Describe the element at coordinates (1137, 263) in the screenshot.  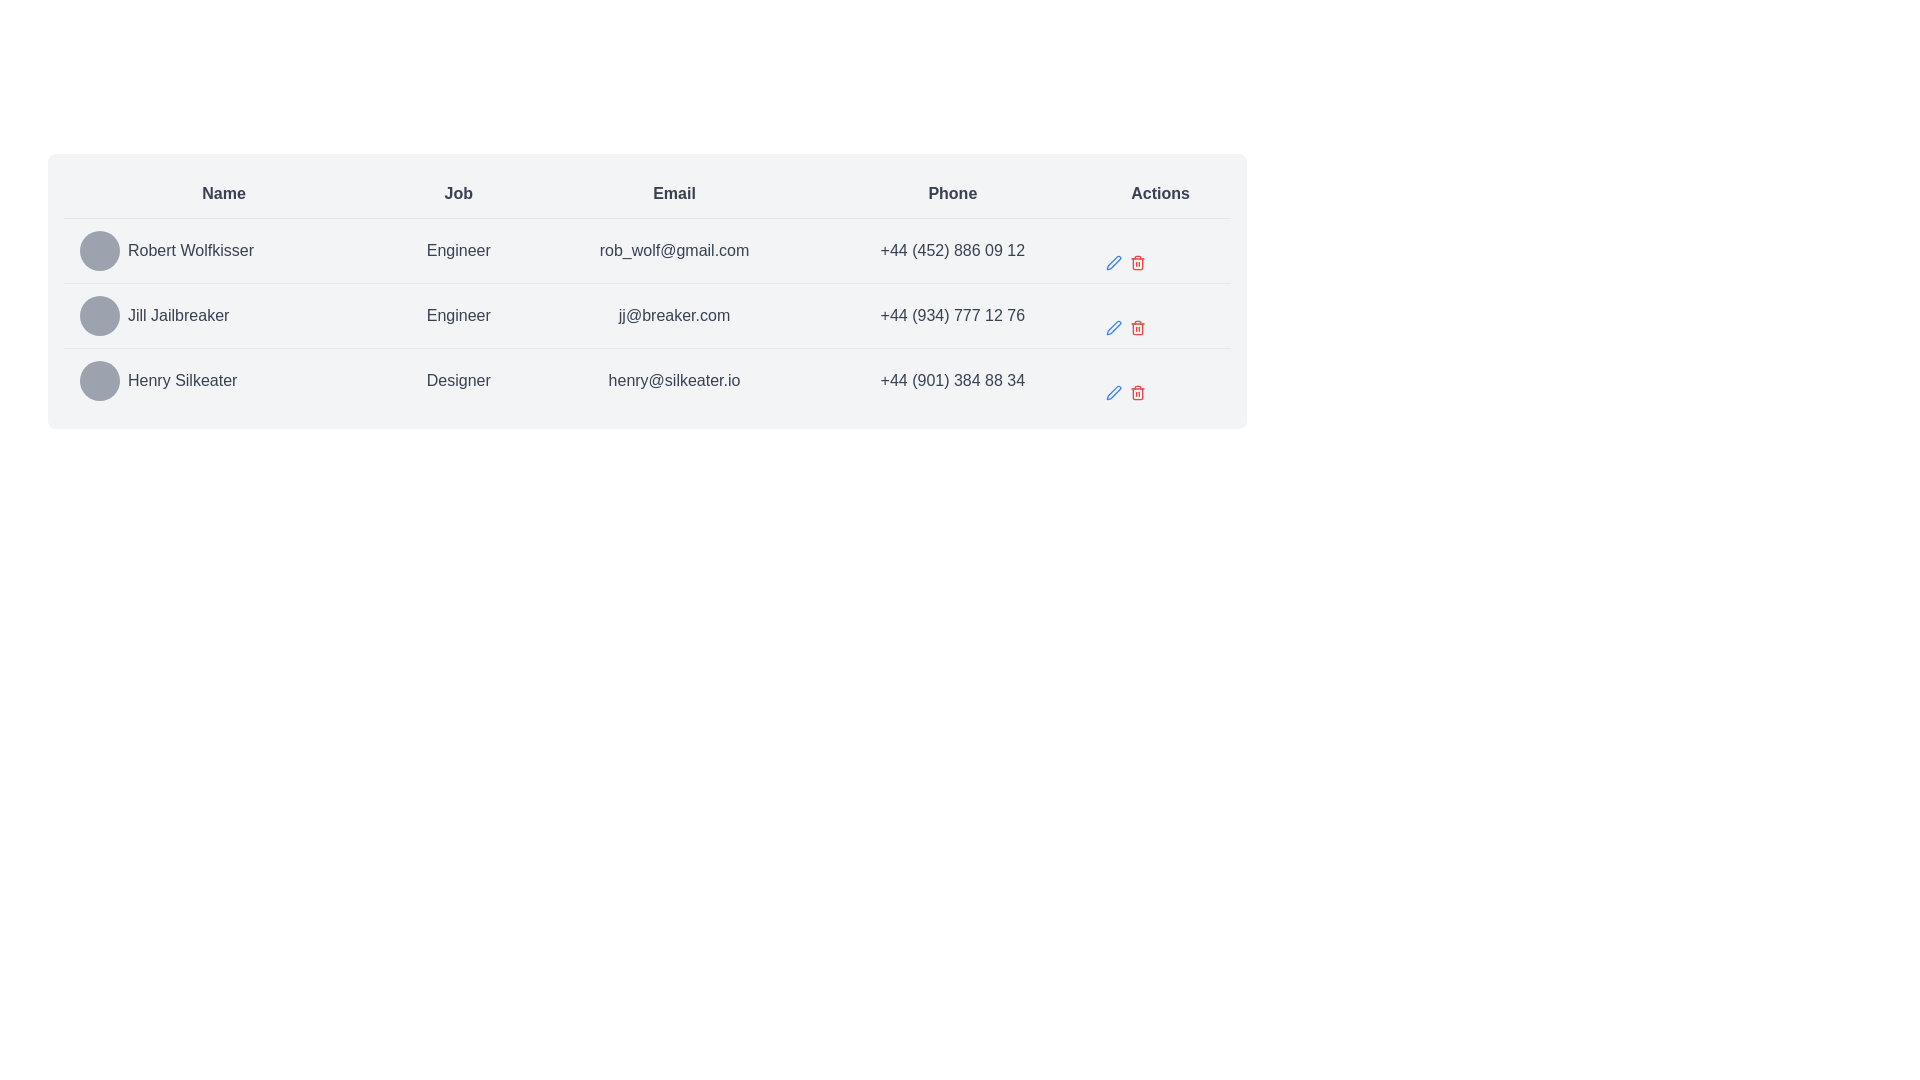
I see `the trash can icon representing the delete action within the Actions column of a data table row` at that location.